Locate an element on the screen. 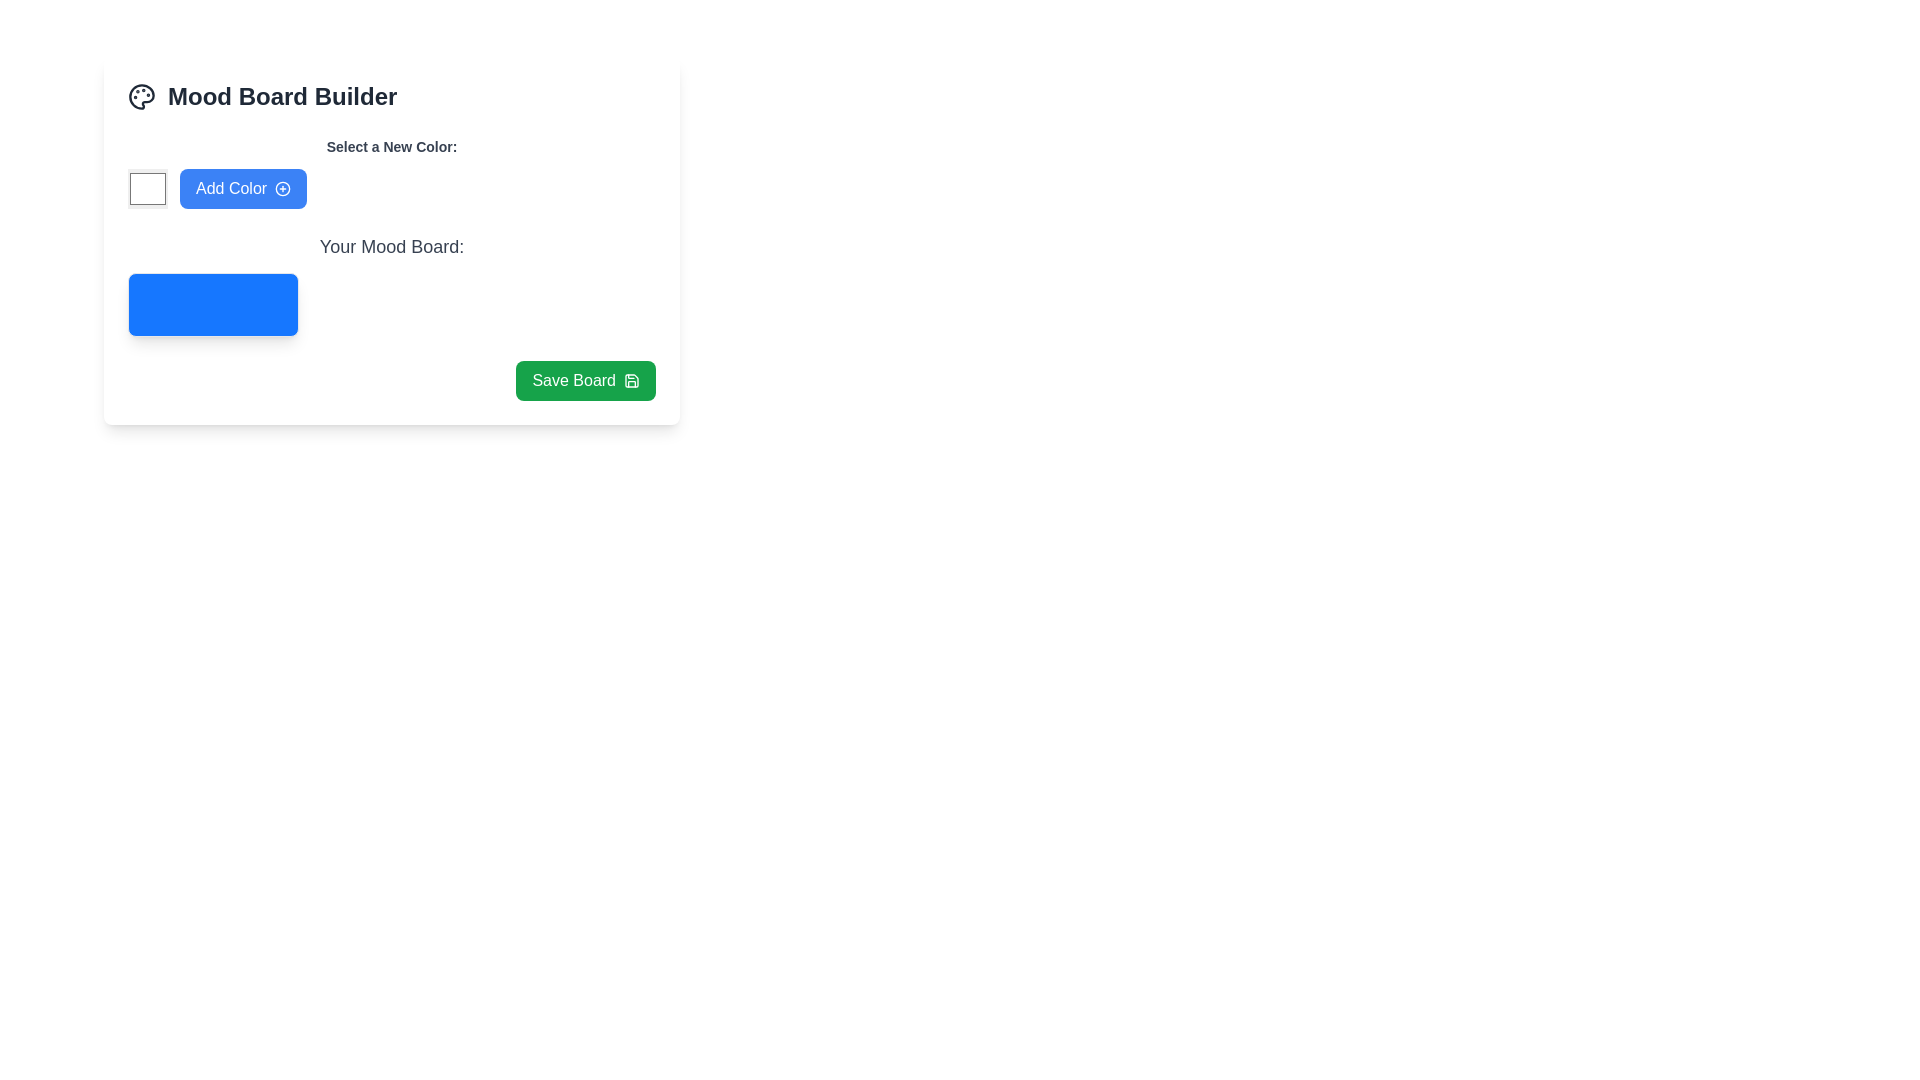 The width and height of the screenshot is (1920, 1080). the save disk part of the save button located at the bottom-right corner of the interface is located at coordinates (631, 381).